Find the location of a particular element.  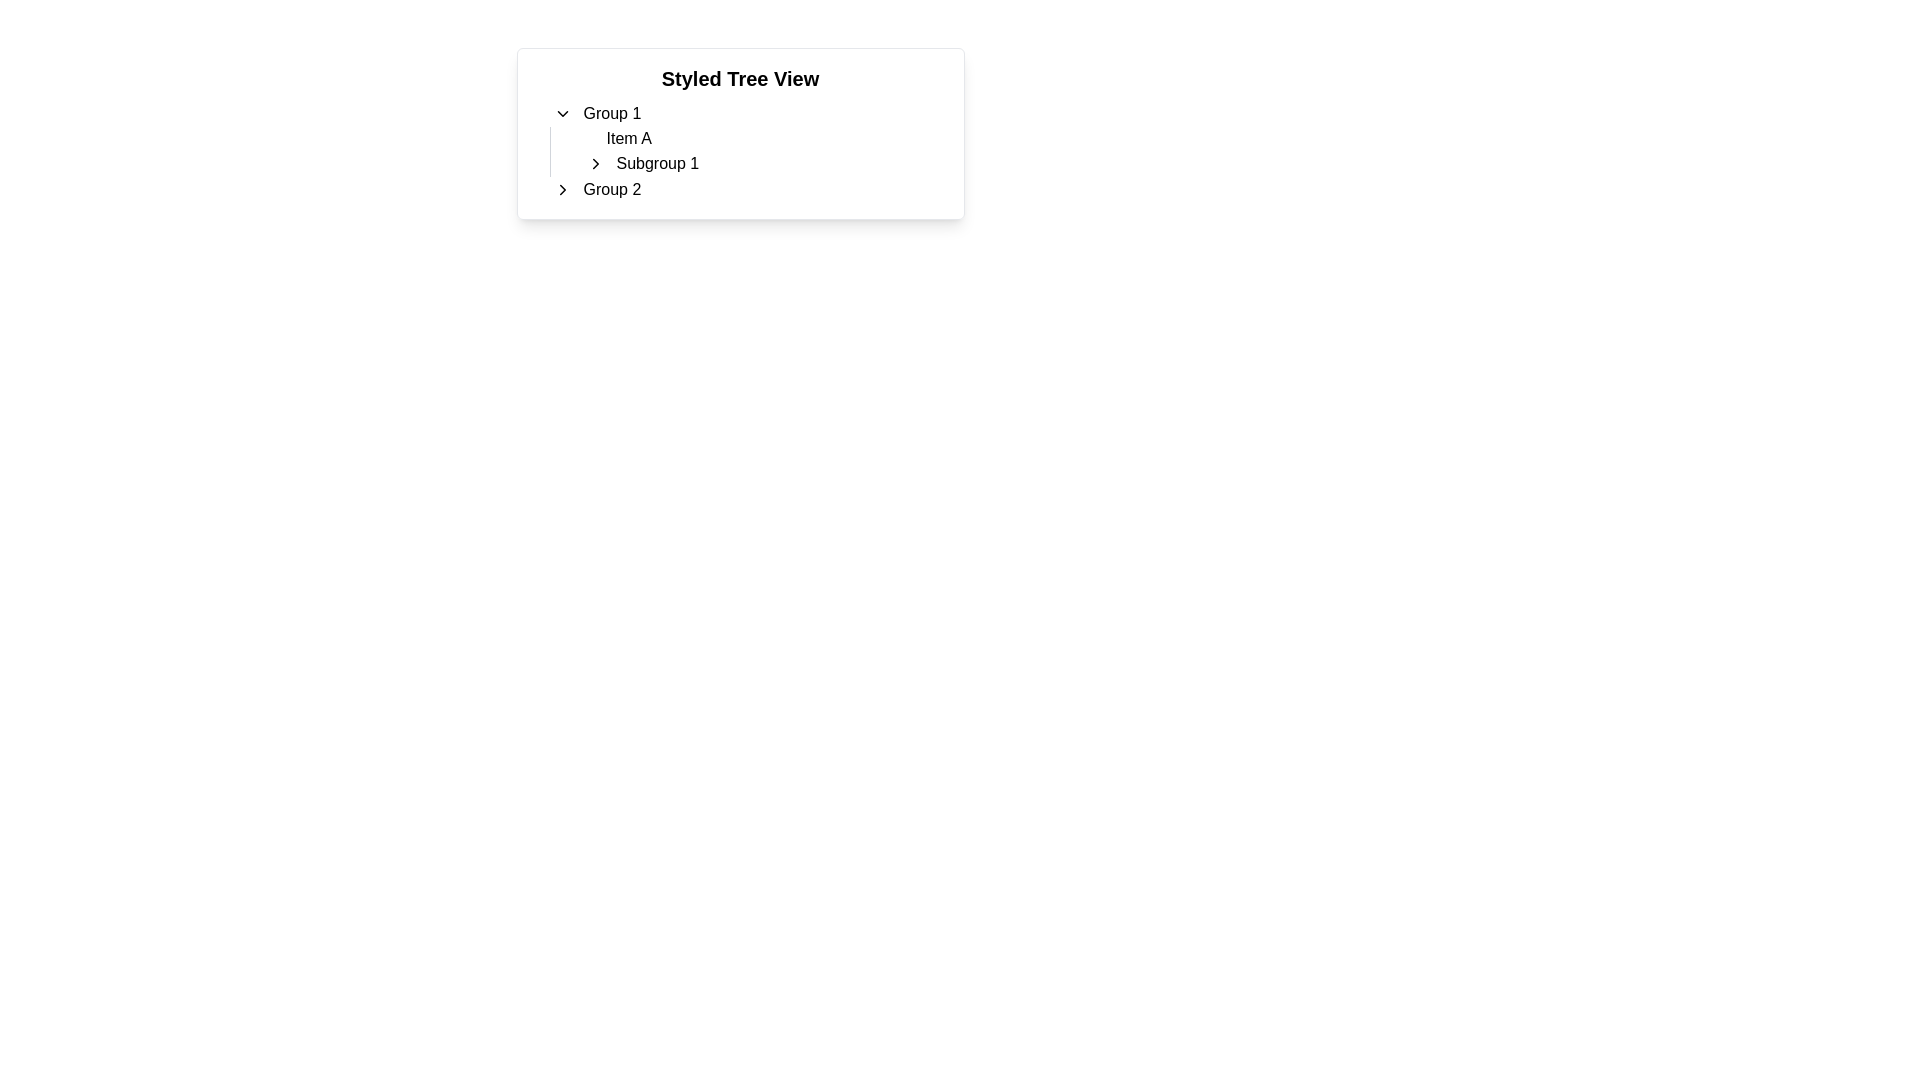

the expandable toggle icon for the 'Group 2' item in the styled tree view is located at coordinates (561, 189).